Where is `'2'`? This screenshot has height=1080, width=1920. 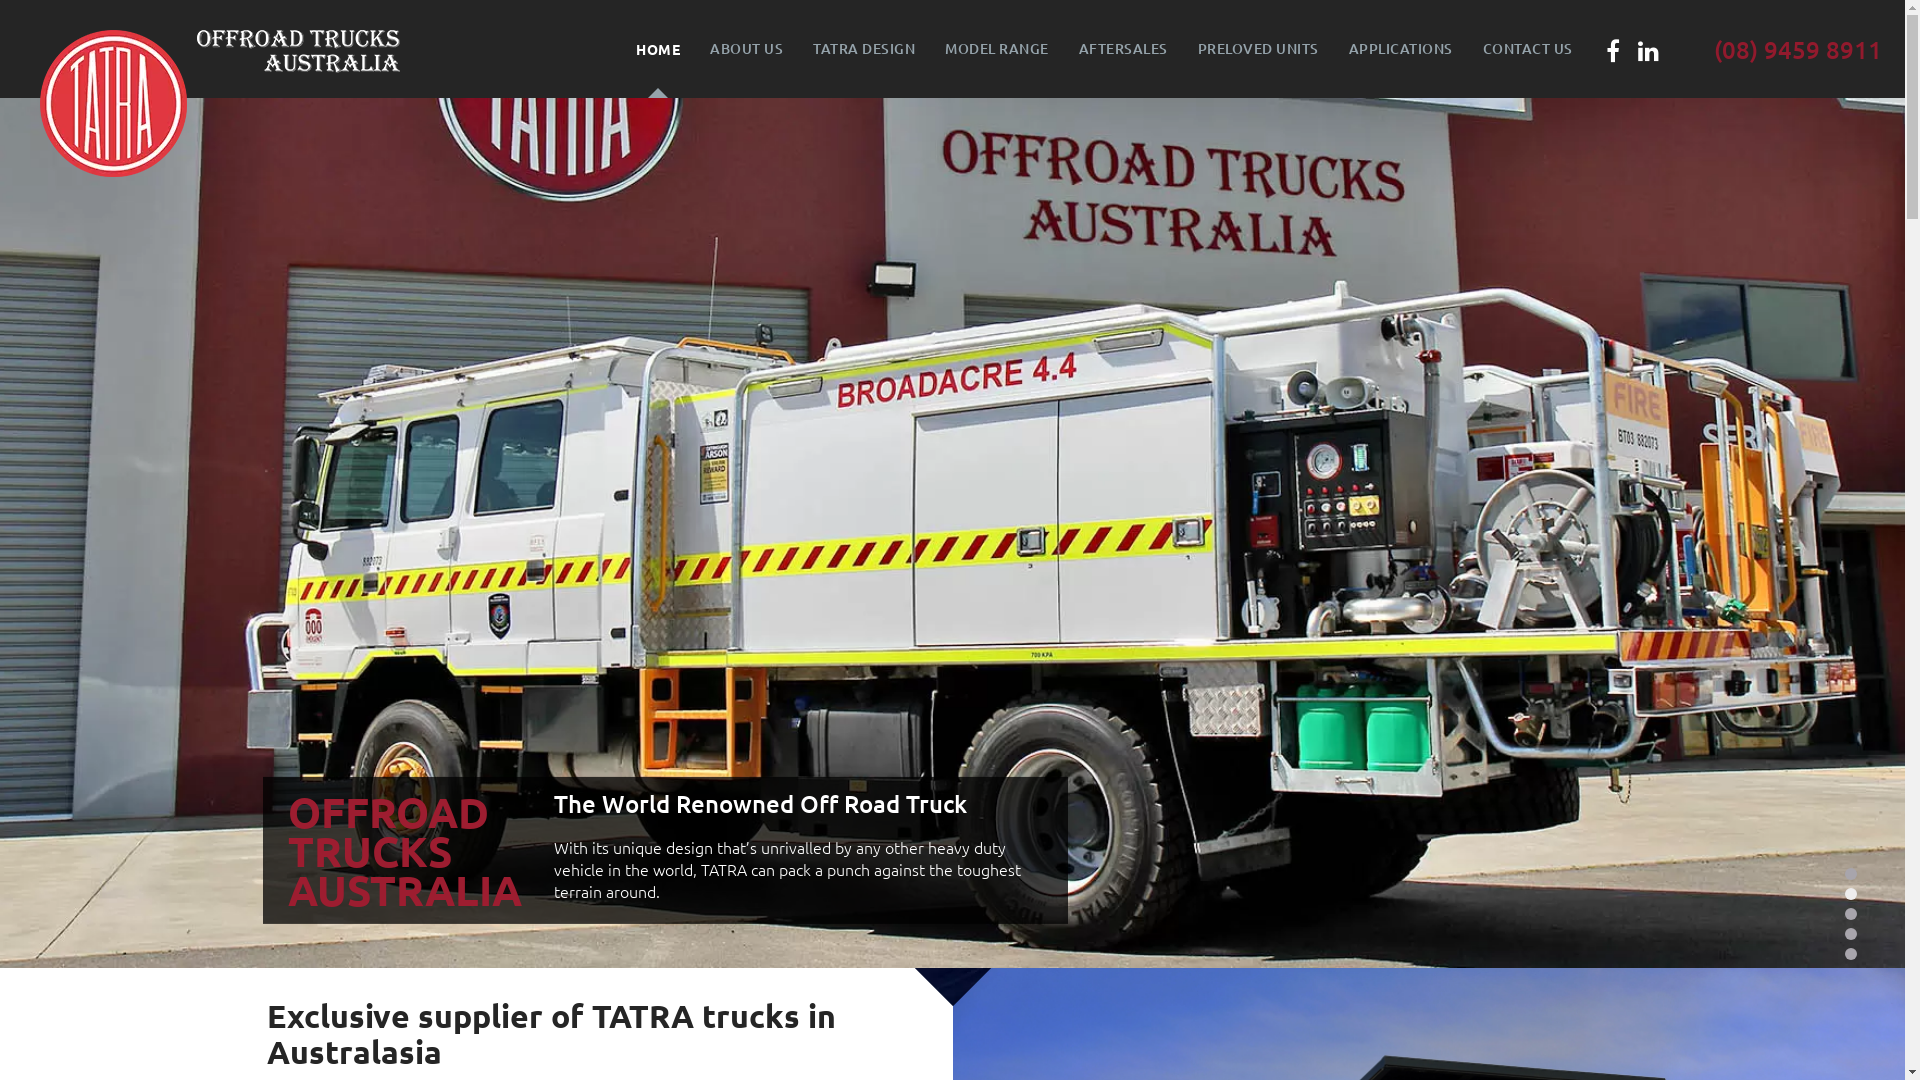 '2' is located at coordinates (1850, 893).